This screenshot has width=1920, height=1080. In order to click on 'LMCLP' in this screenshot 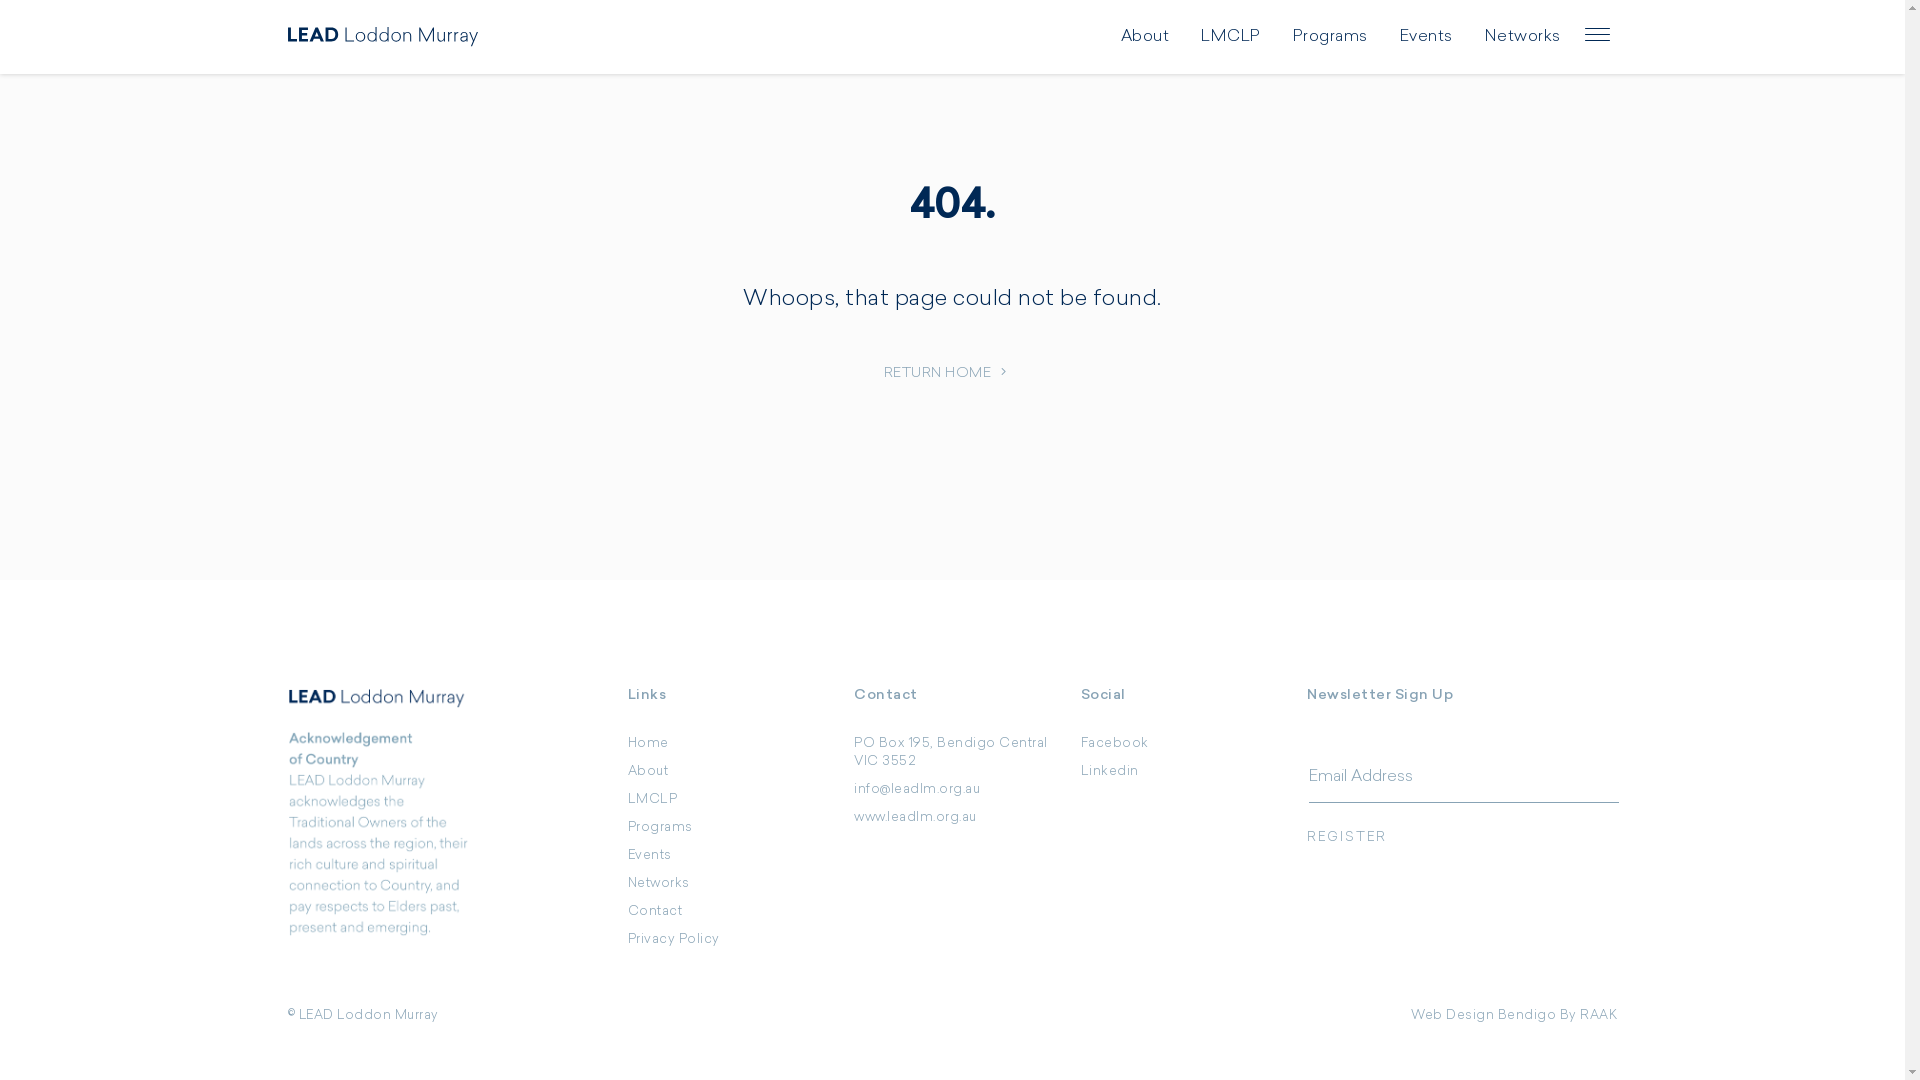, I will do `click(652, 798)`.